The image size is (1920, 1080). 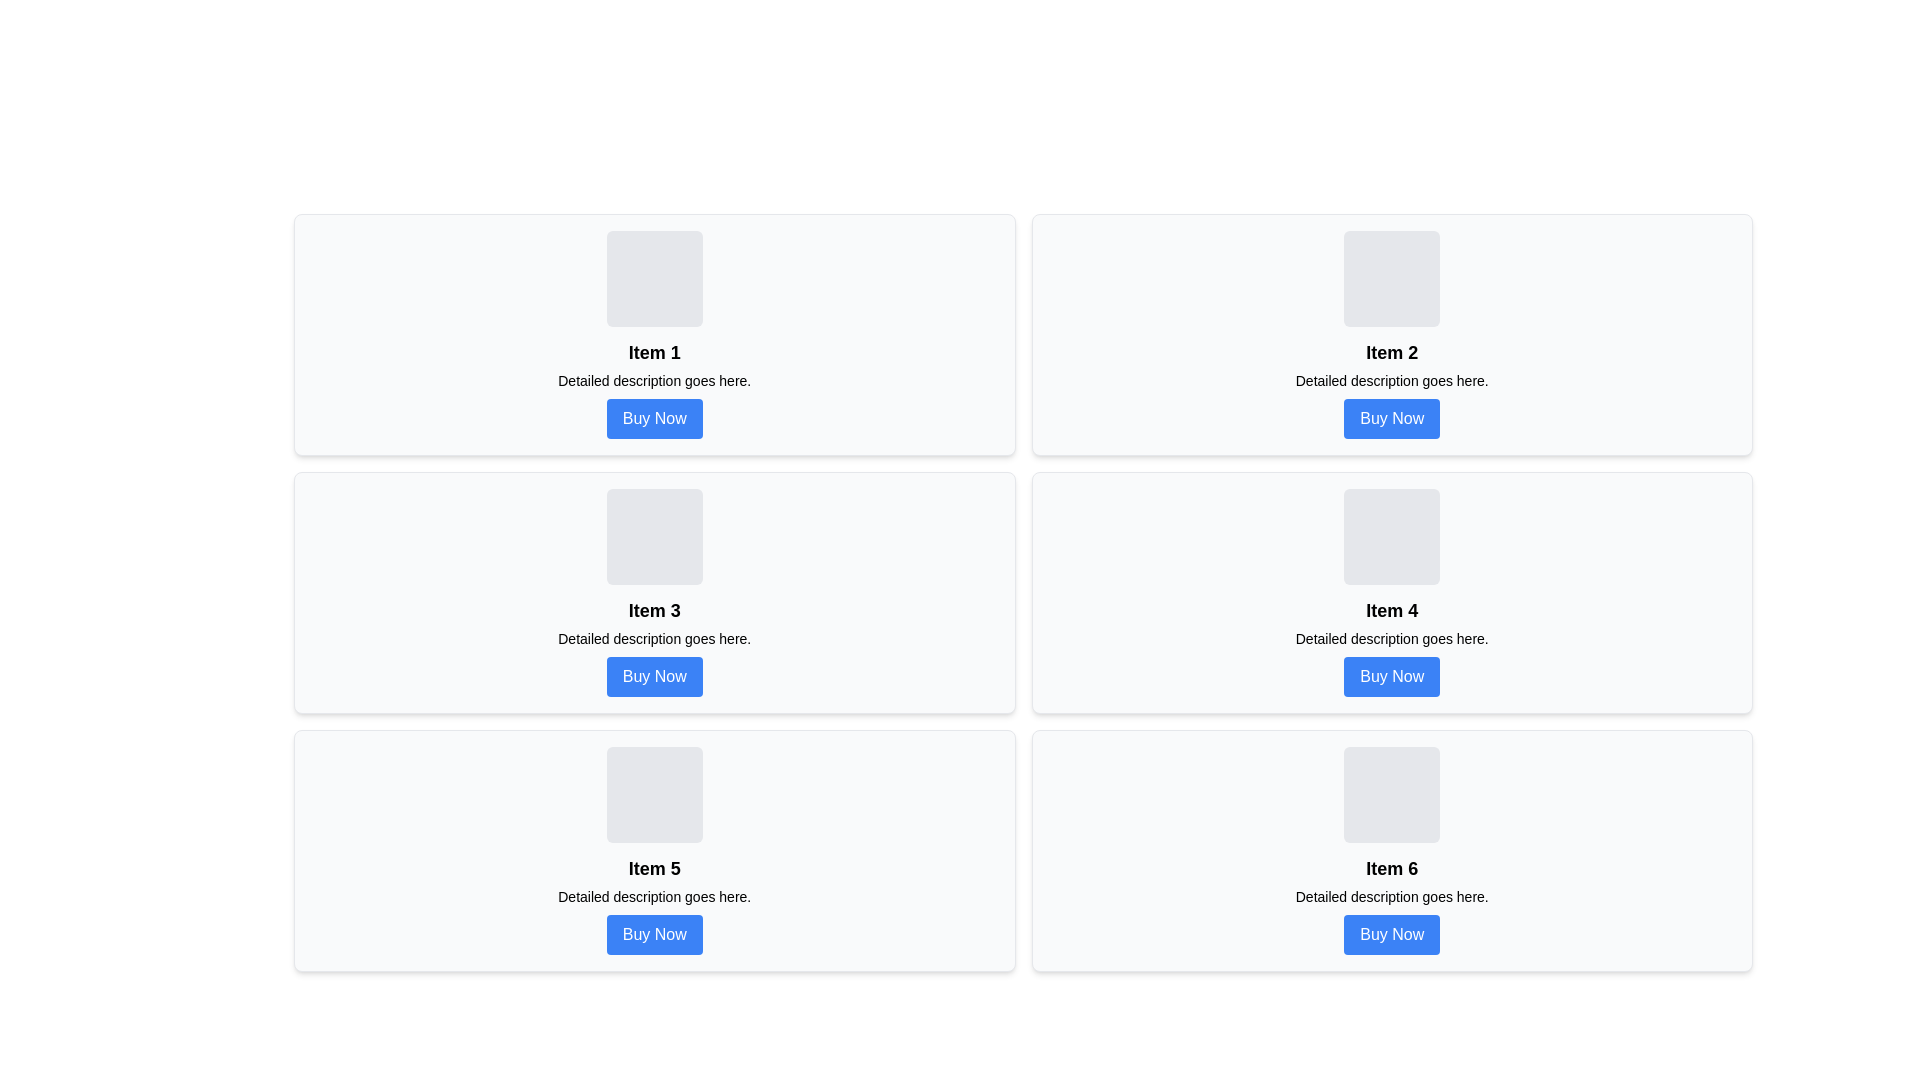 I want to click on the 'Buy Now' button, which is a rectangular button with white text on a blue background, located in the lower part of the 'Item 3' card, so click(x=654, y=676).